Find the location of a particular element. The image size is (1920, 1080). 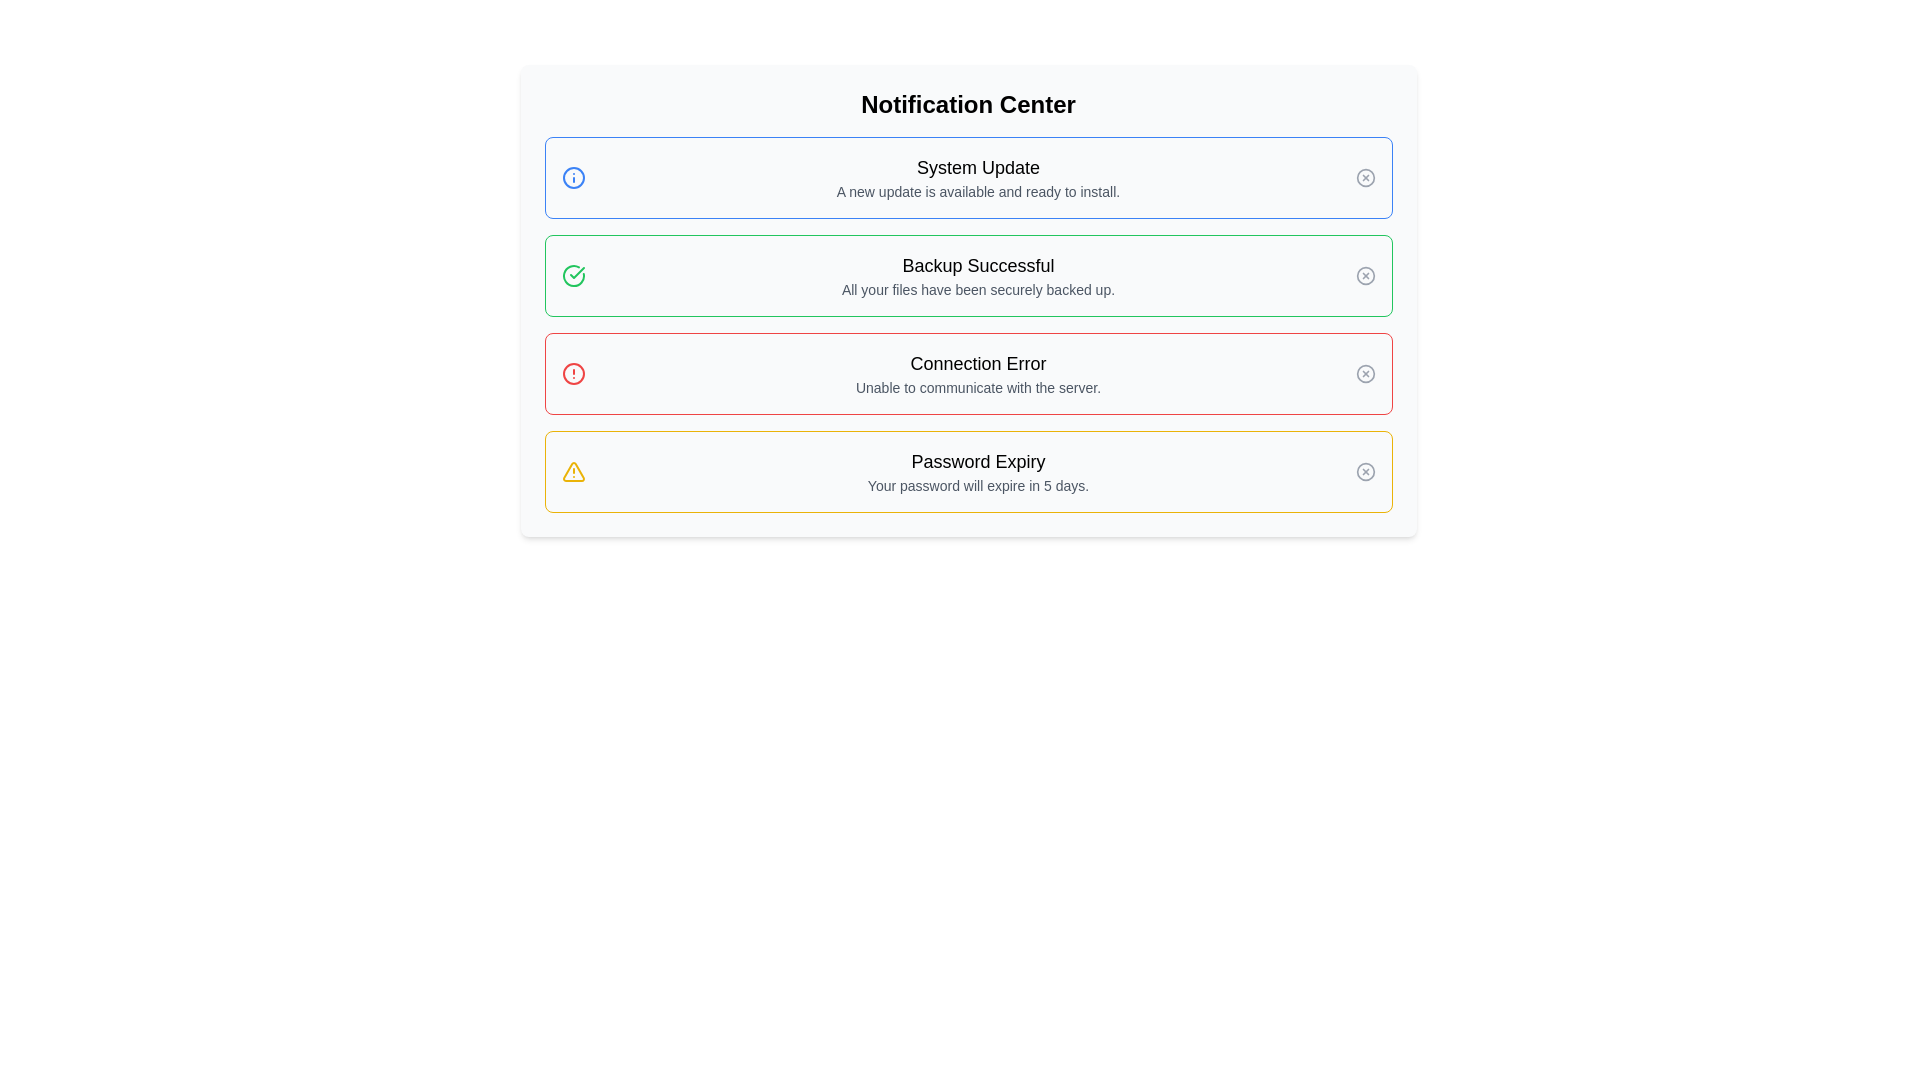

the dismiss button for the 'System Update' notification to observe hover effects is located at coordinates (1364, 176).